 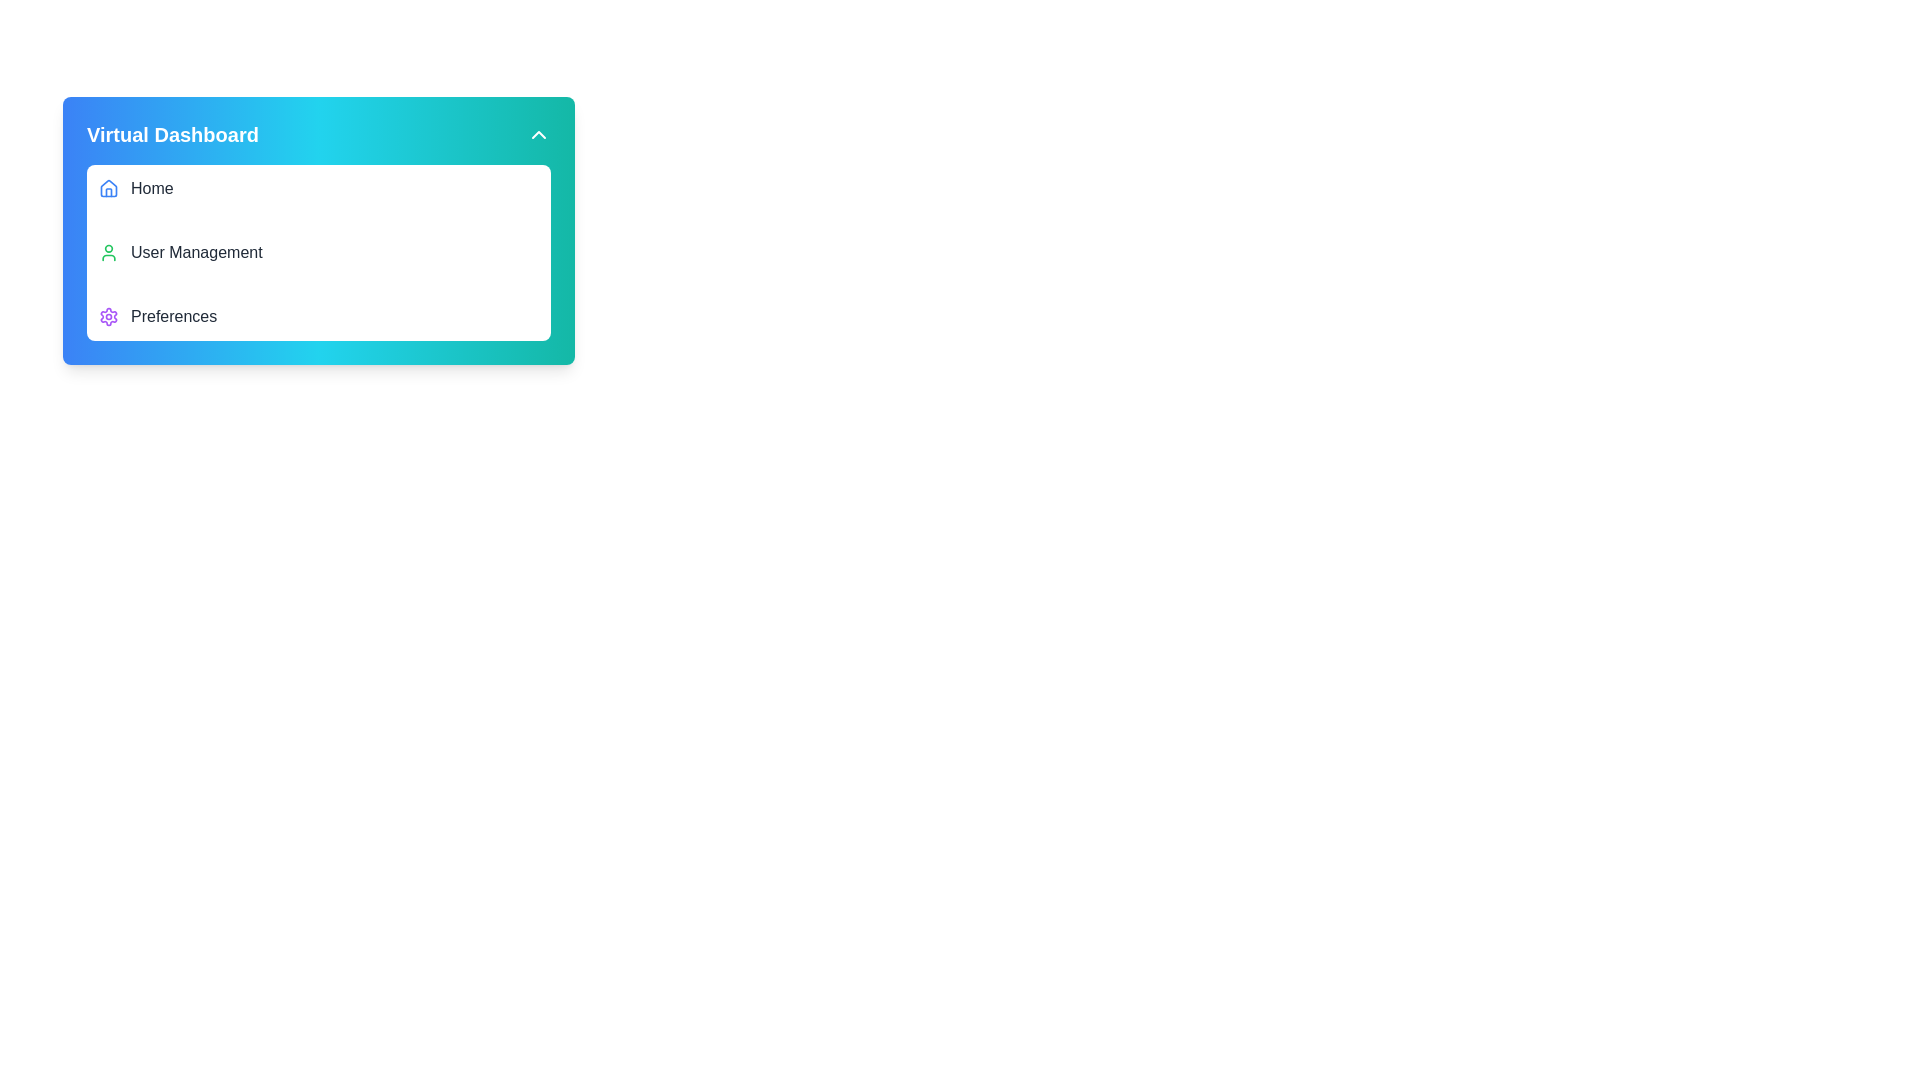 I want to click on text label 'Home' that is styled in gray and located next to a house icon within the menu of the 'Virtual Dashboard' card, so click(x=151, y=189).